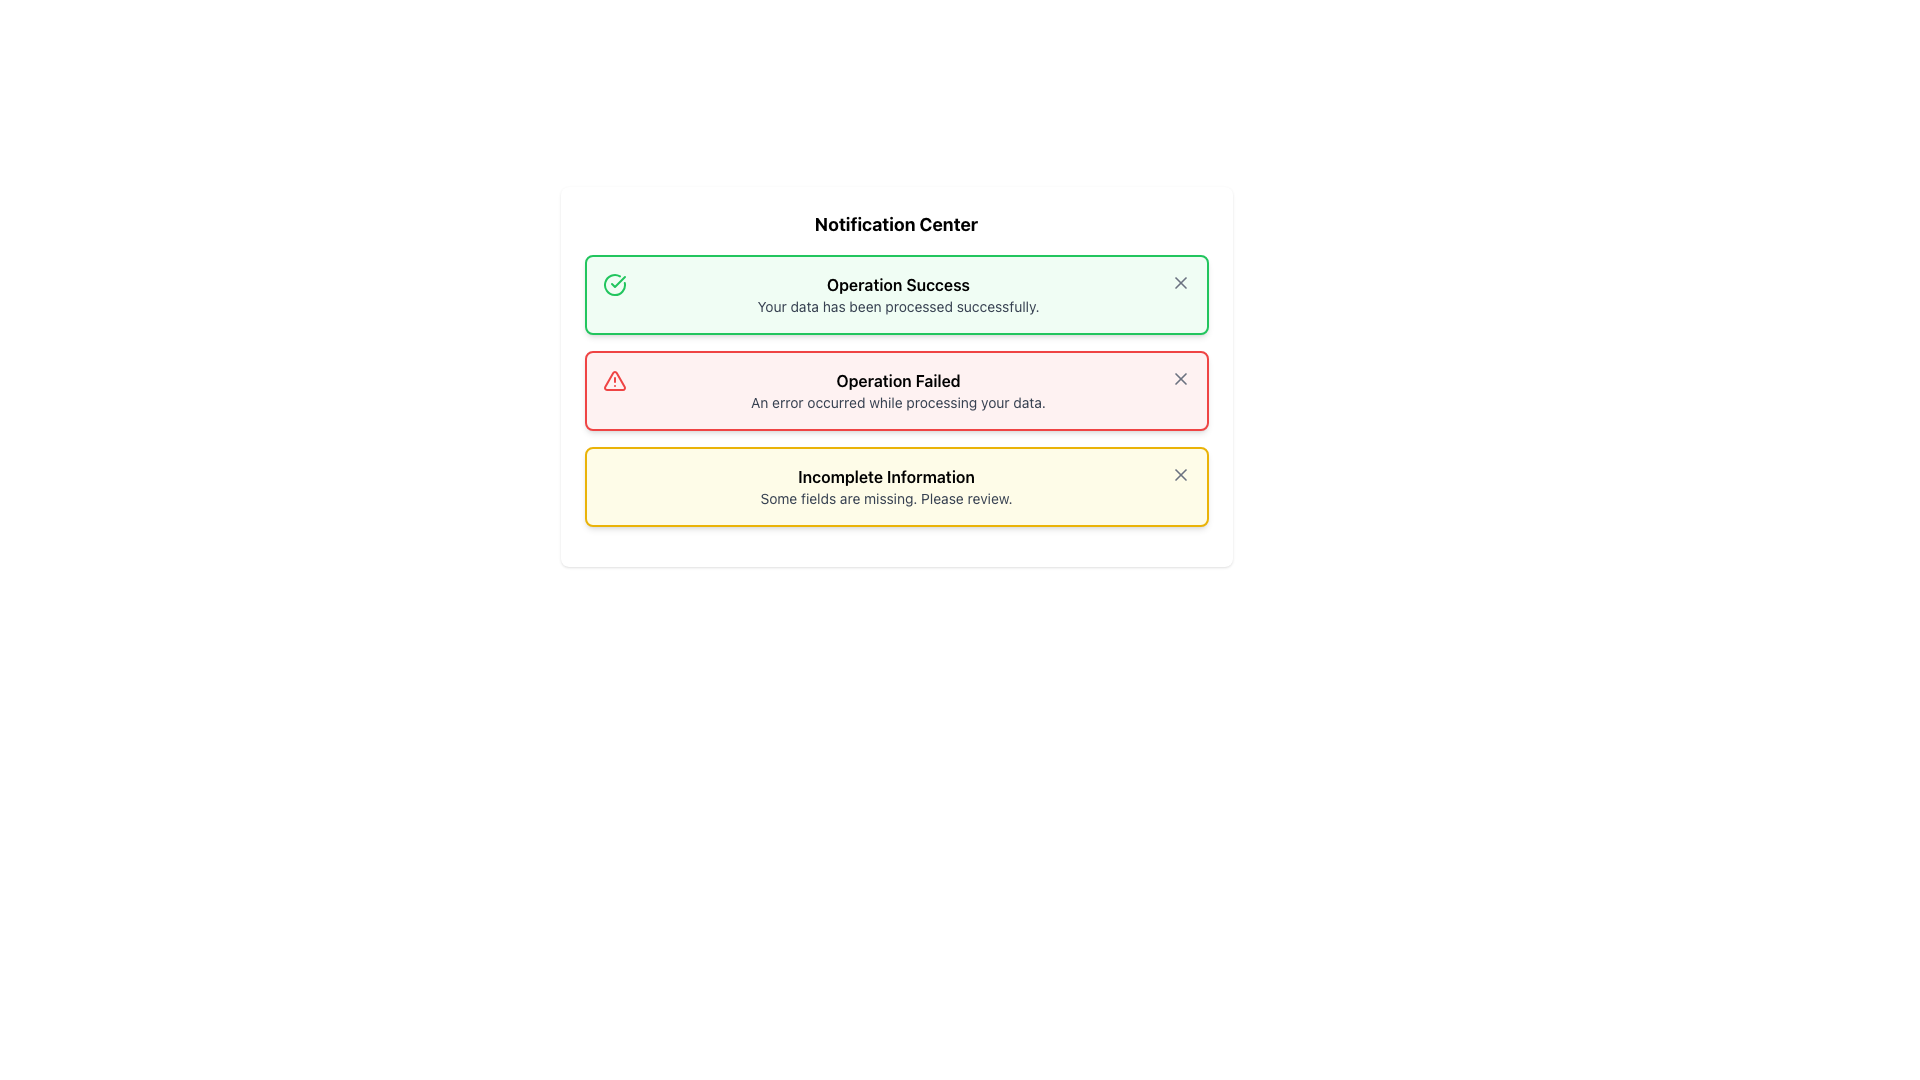 This screenshot has height=1080, width=1920. What do you see at coordinates (897, 307) in the screenshot?
I see `the informational Text Label that provides additional detail about the 'Operation Success' header` at bounding box center [897, 307].